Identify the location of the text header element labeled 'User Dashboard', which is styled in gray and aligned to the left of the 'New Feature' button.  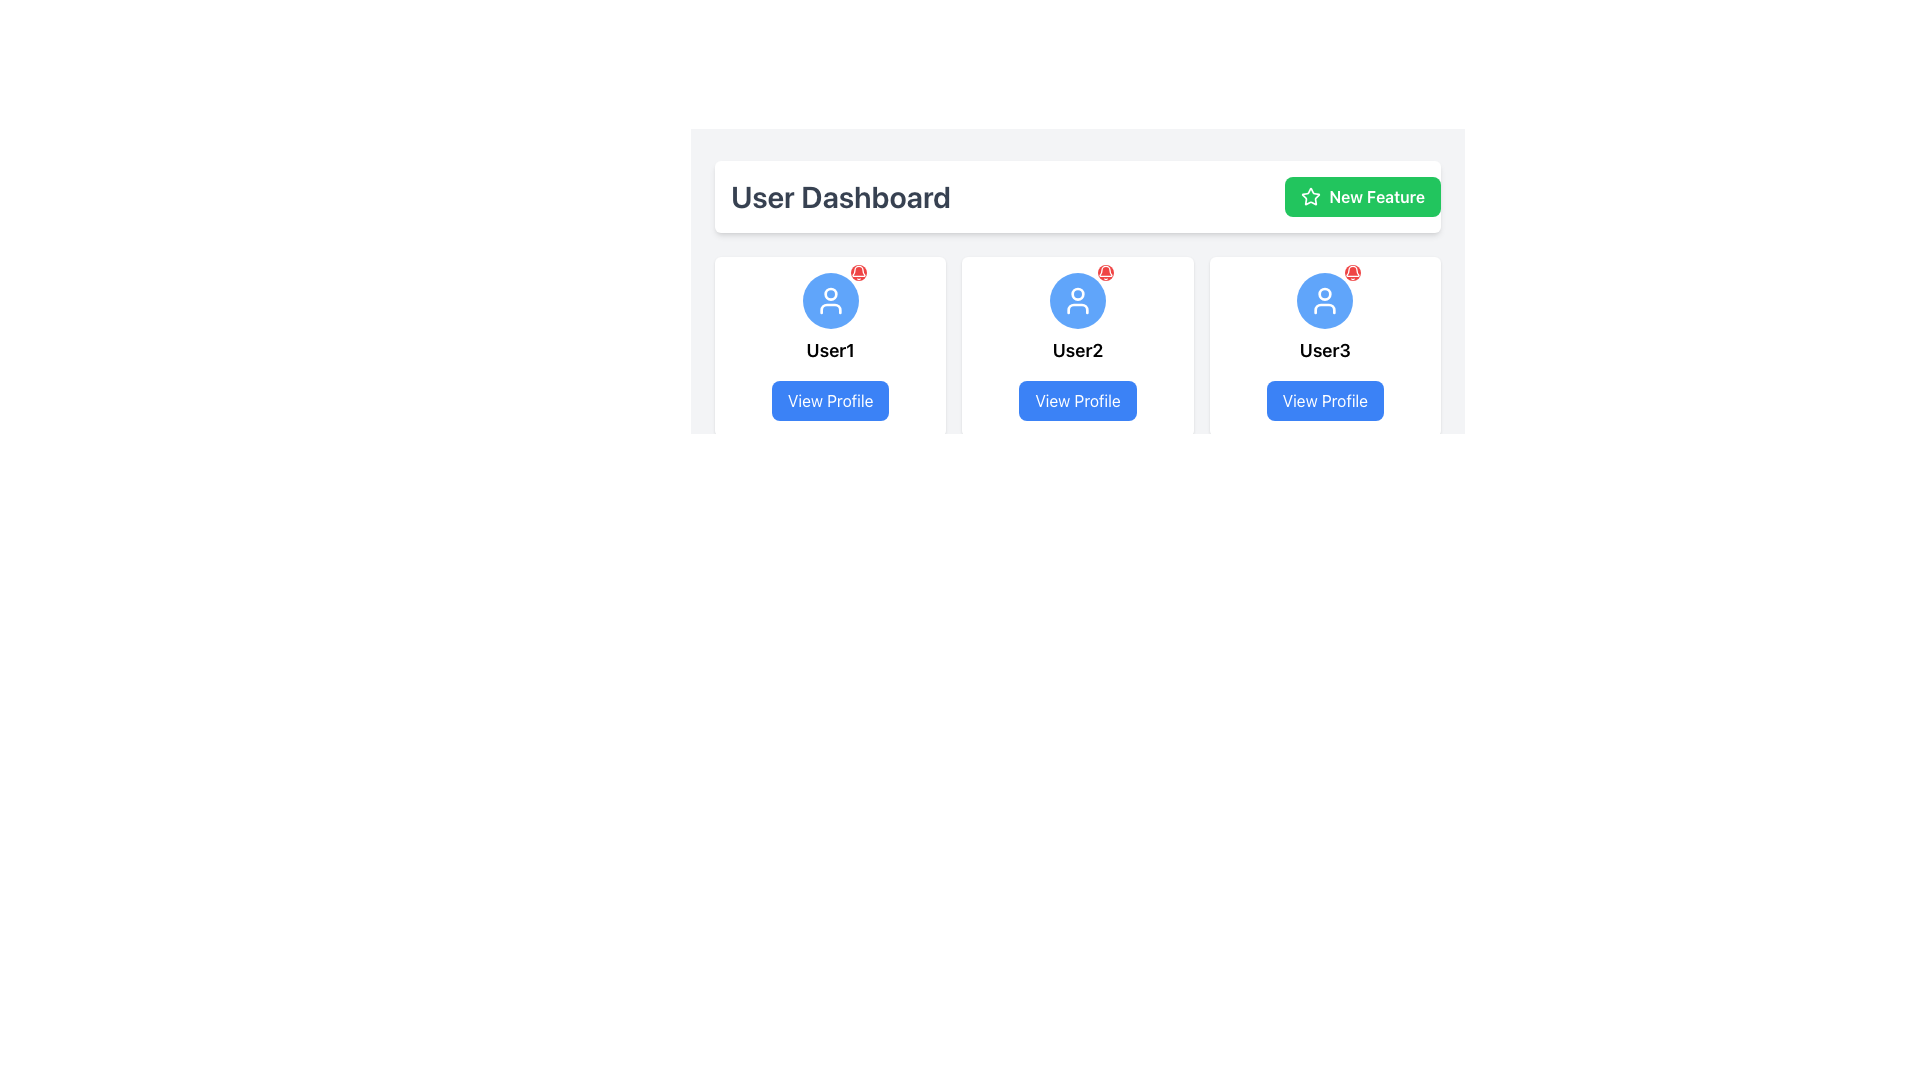
(840, 196).